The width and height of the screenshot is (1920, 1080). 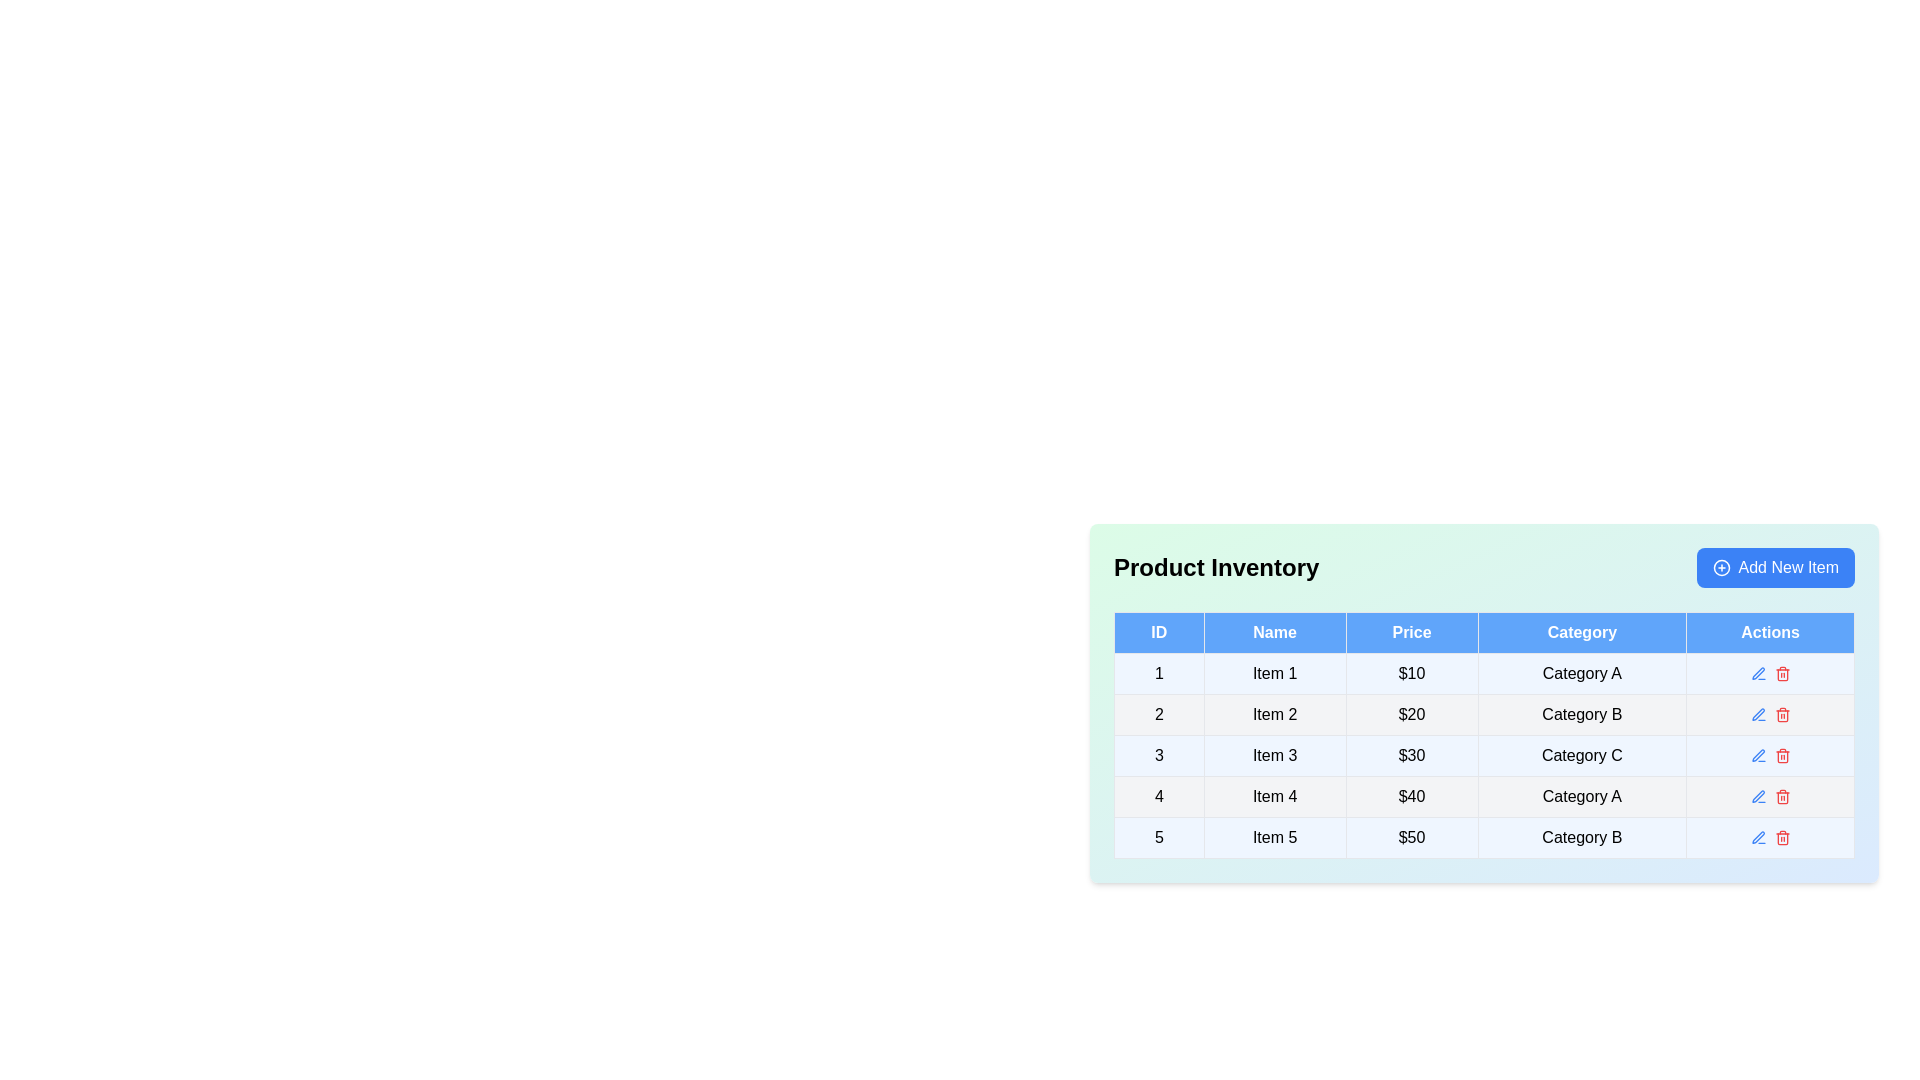 I want to click on price information displayed in the third cell of the row corresponding to 'Item 2' under the 'Price' column in the table located on the lower right side of the interface, so click(x=1410, y=713).